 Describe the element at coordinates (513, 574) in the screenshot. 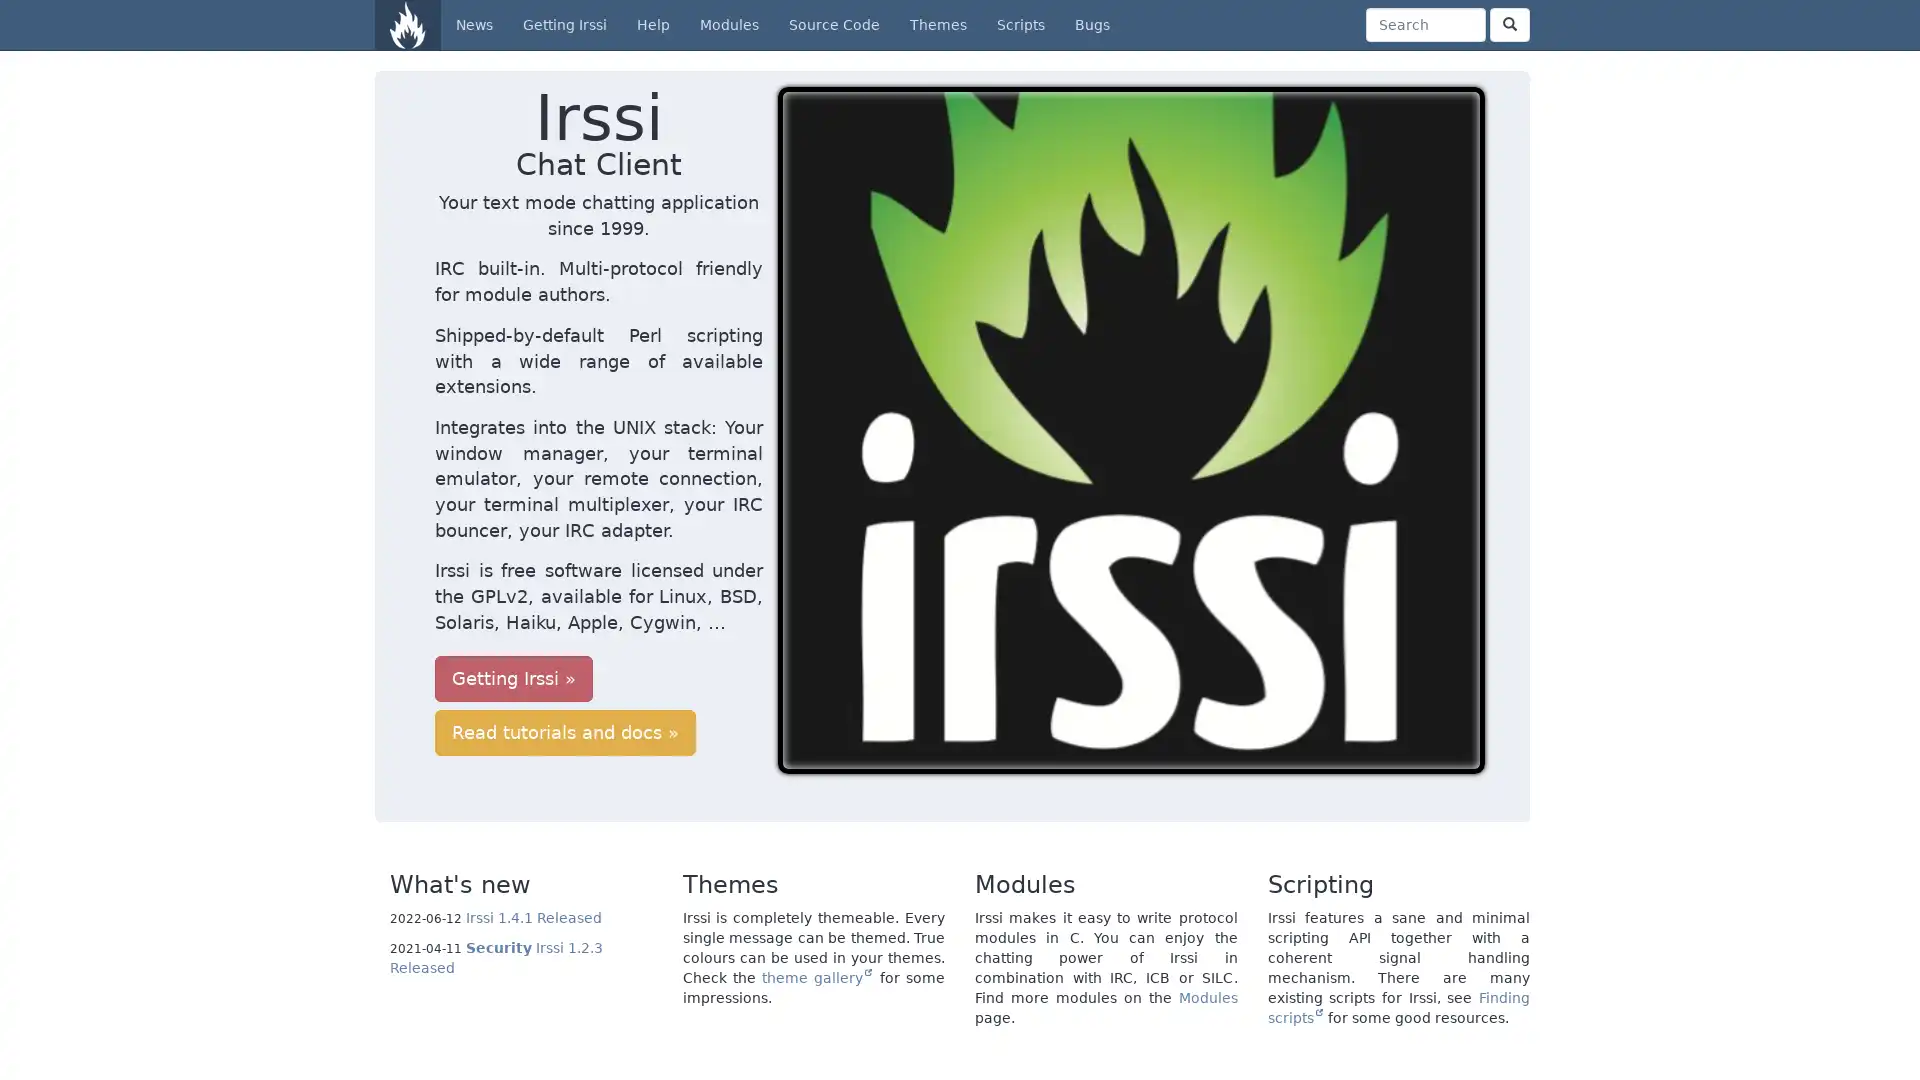

I see `Getting Irssi` at that location.